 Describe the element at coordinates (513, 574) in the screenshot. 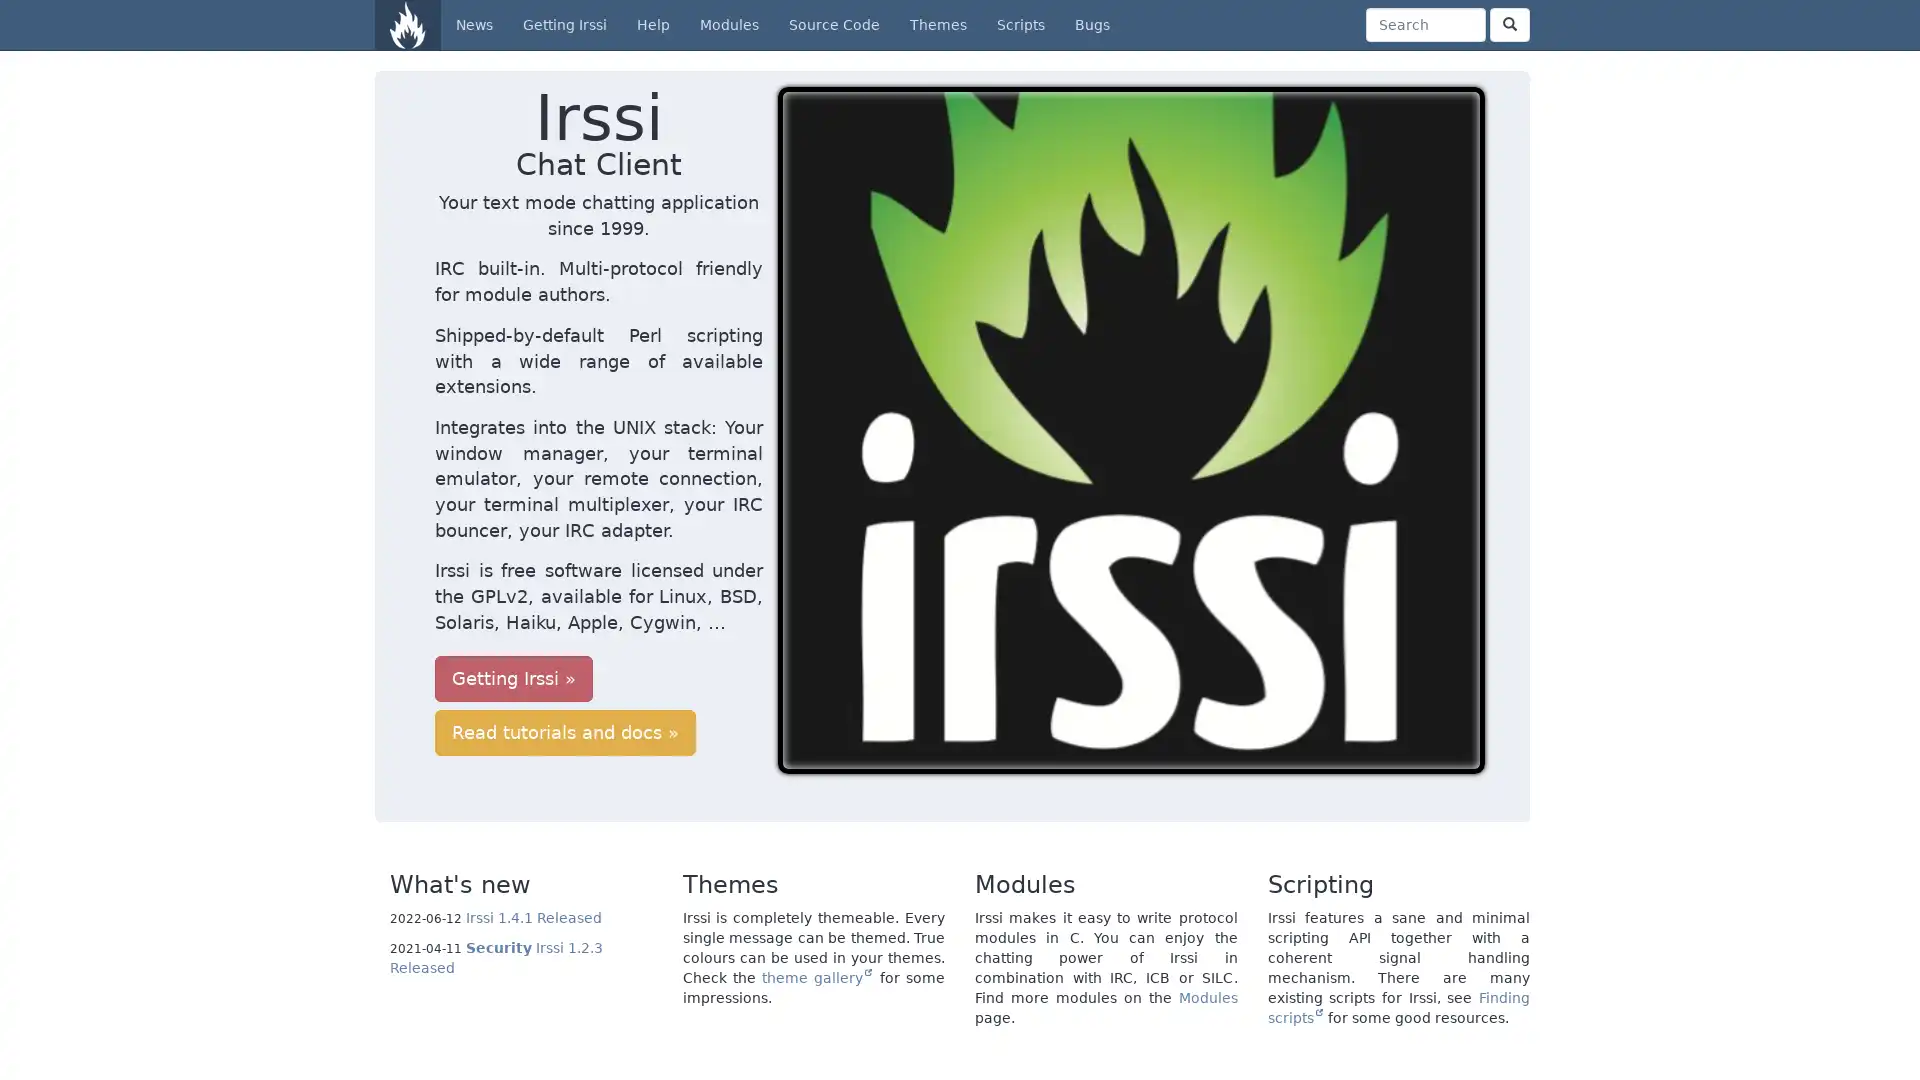

I see `Getting Irssi` at that location.